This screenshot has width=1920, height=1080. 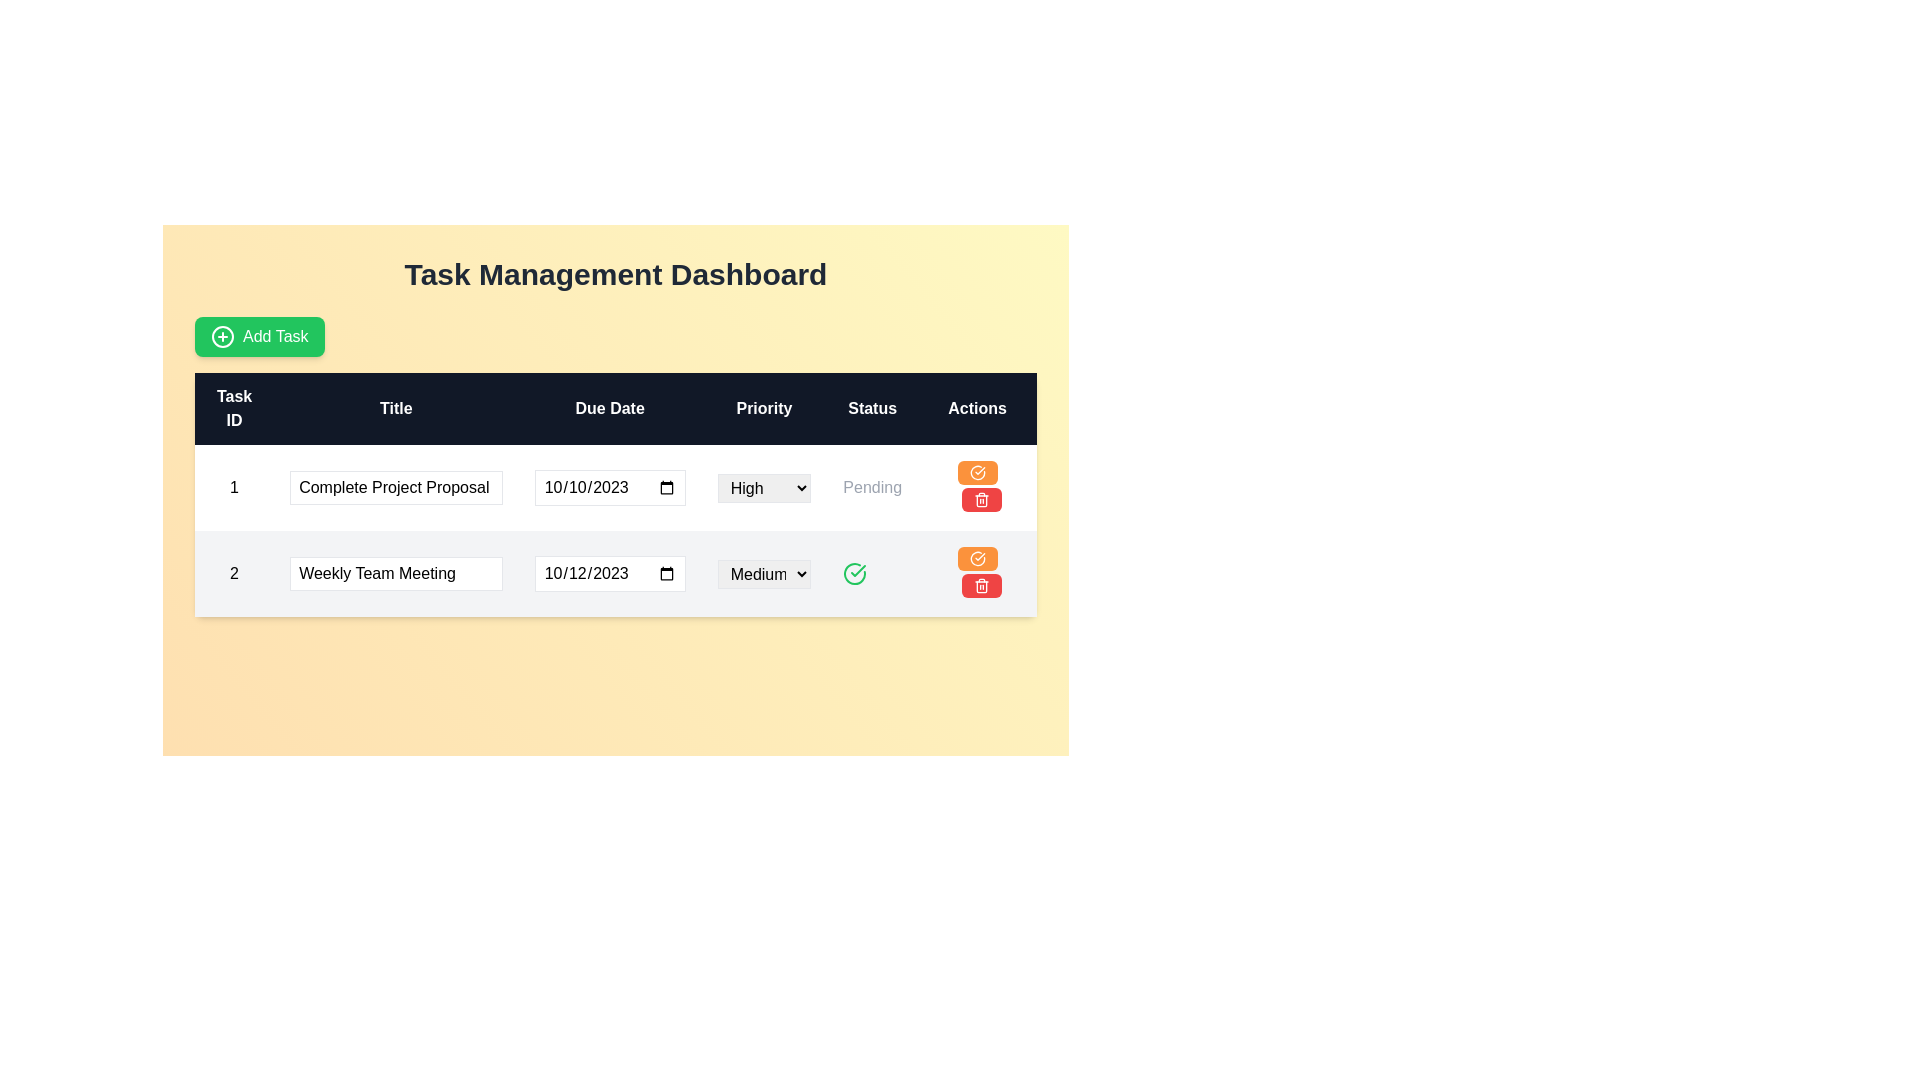 I want to click on the text input field labeled 'Weekly Team Meeting', so click(x=396, y=574).